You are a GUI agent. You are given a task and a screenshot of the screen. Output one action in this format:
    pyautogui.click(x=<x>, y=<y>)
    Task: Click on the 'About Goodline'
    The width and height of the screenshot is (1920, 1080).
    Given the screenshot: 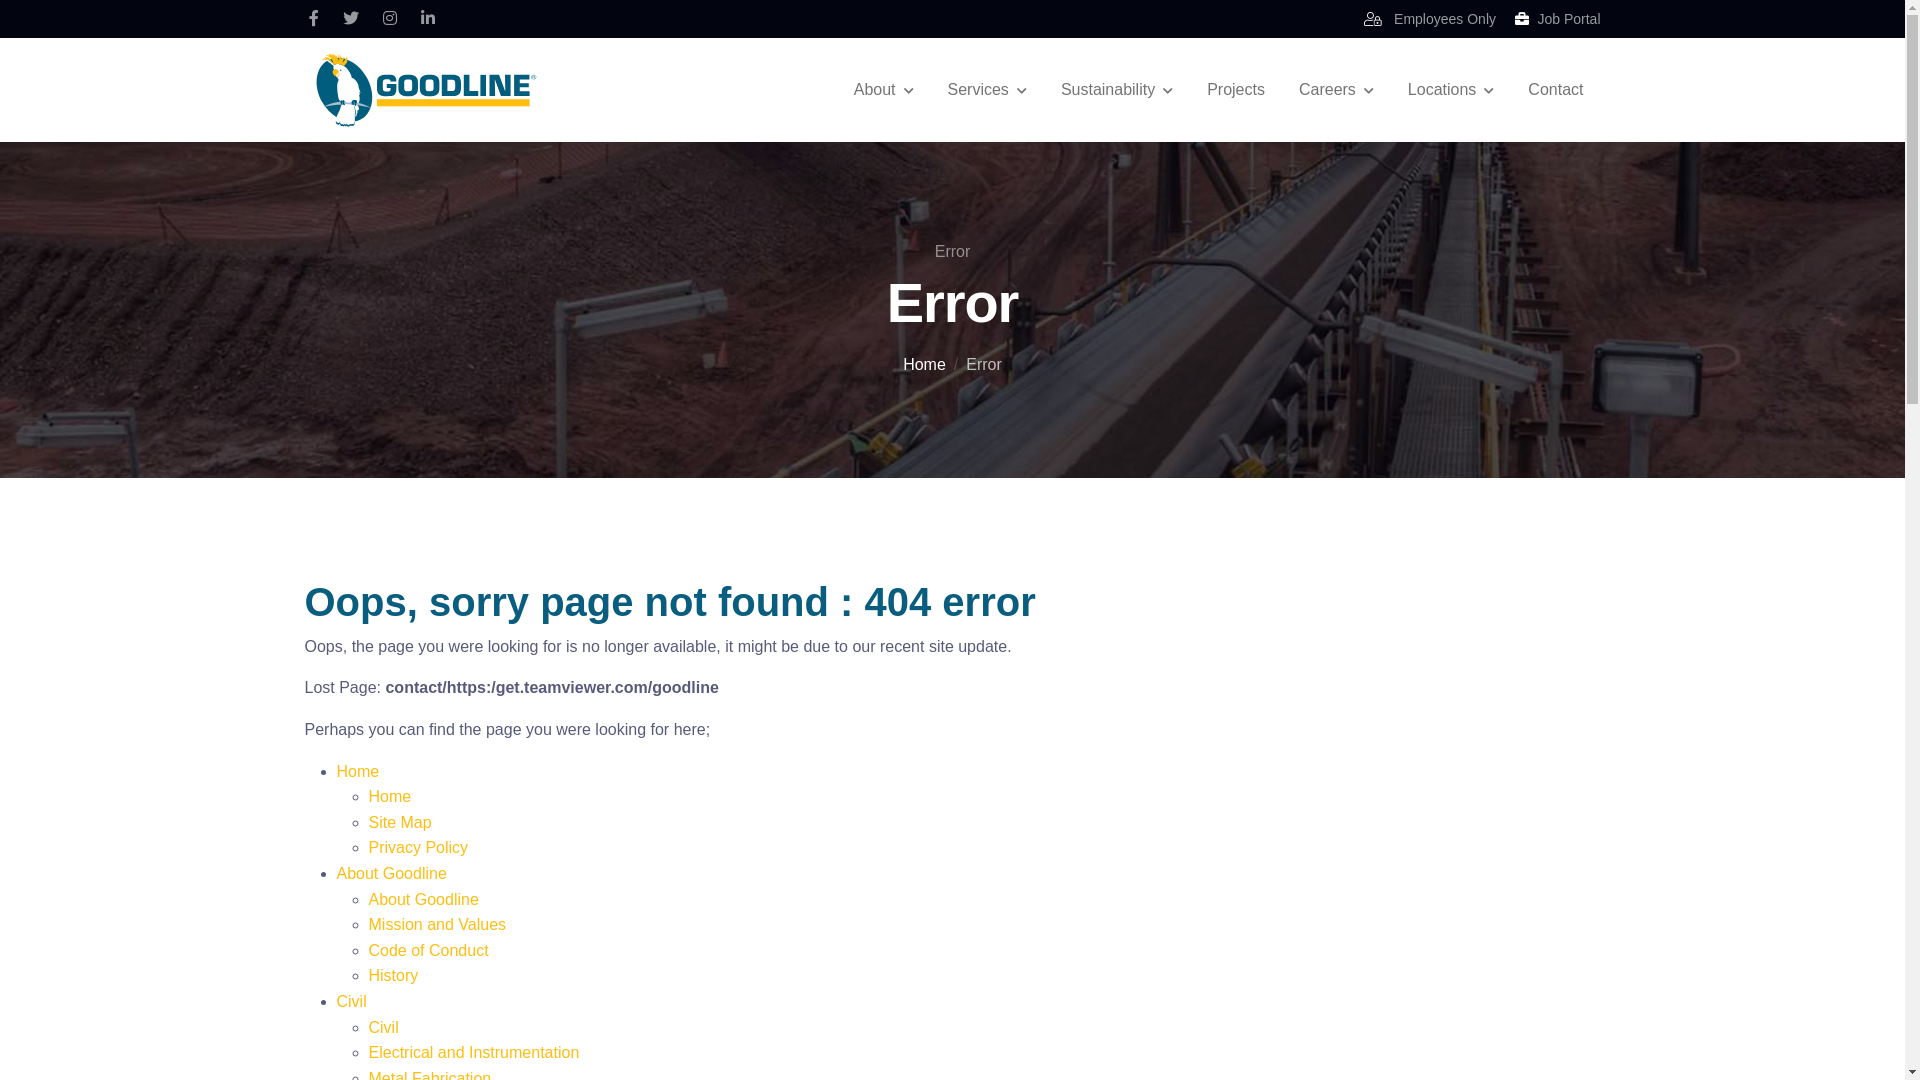 What is the action you would take?
    pyautogui.click(x=421, y=898)
    